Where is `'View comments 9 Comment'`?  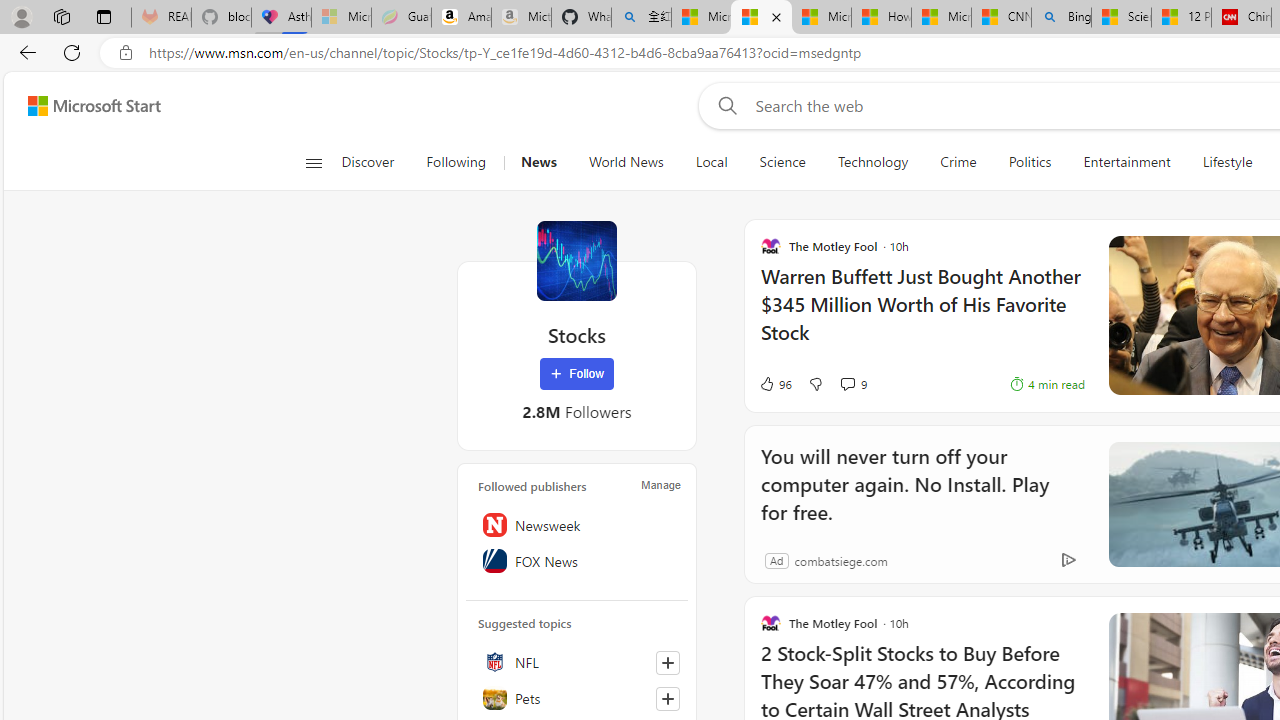
'View comments 9 Comment' is located at coordinates (853, 384).